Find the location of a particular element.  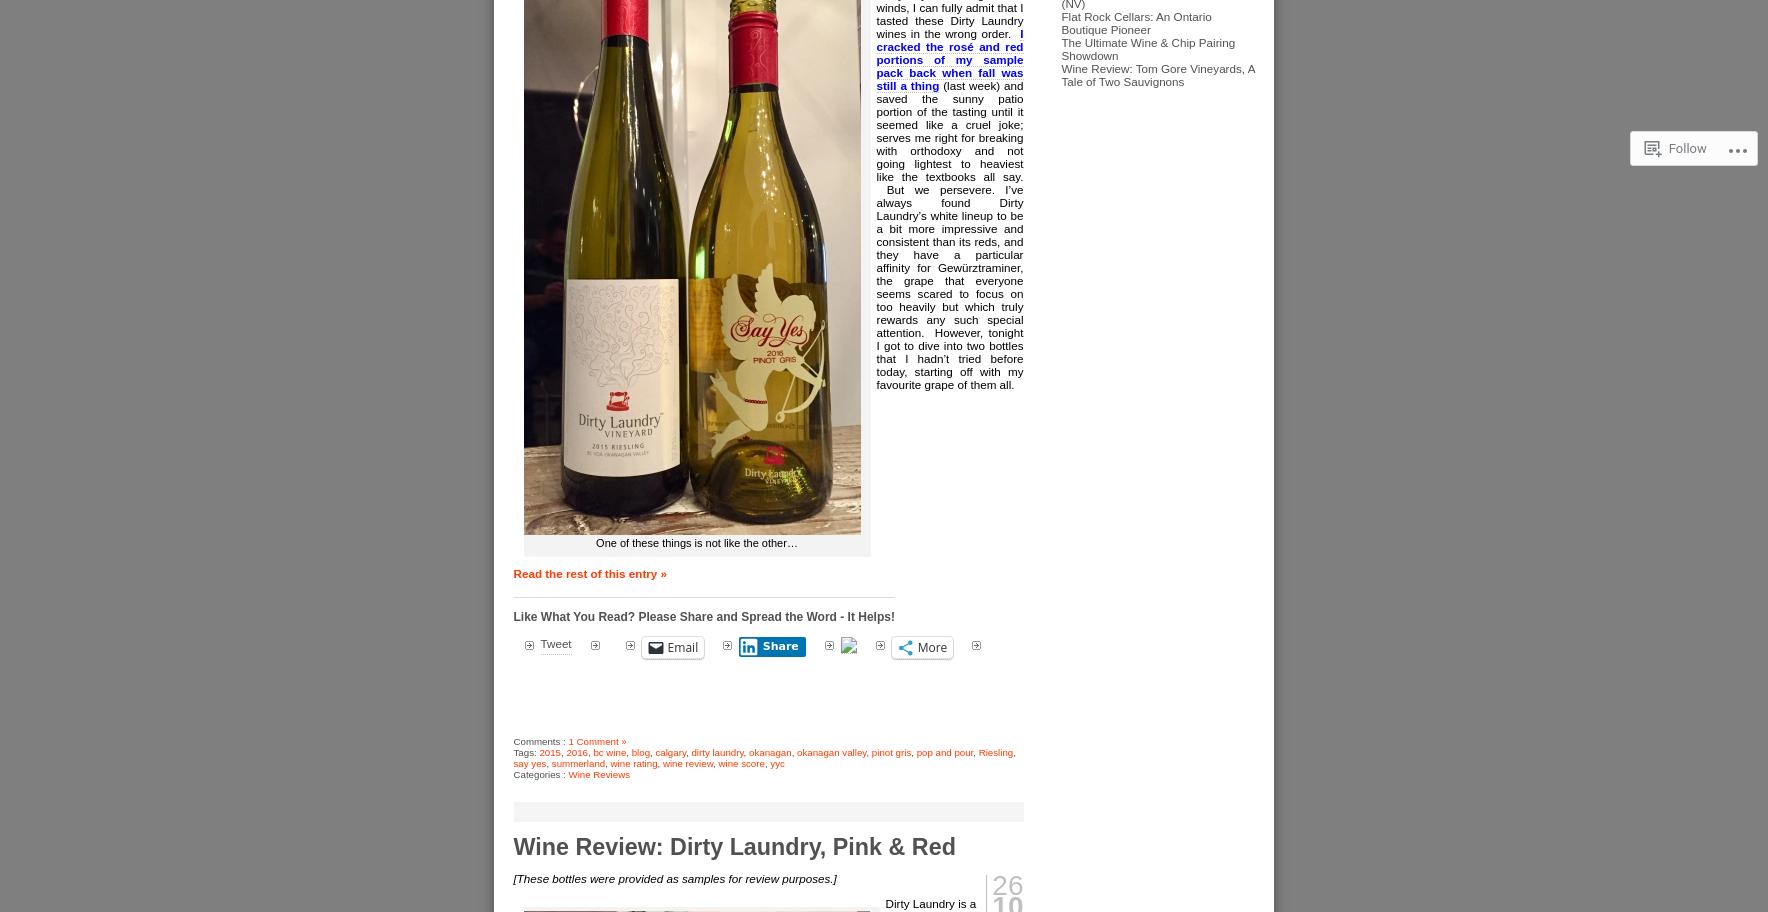

'bc wine' is located at coordinates (608, 751).